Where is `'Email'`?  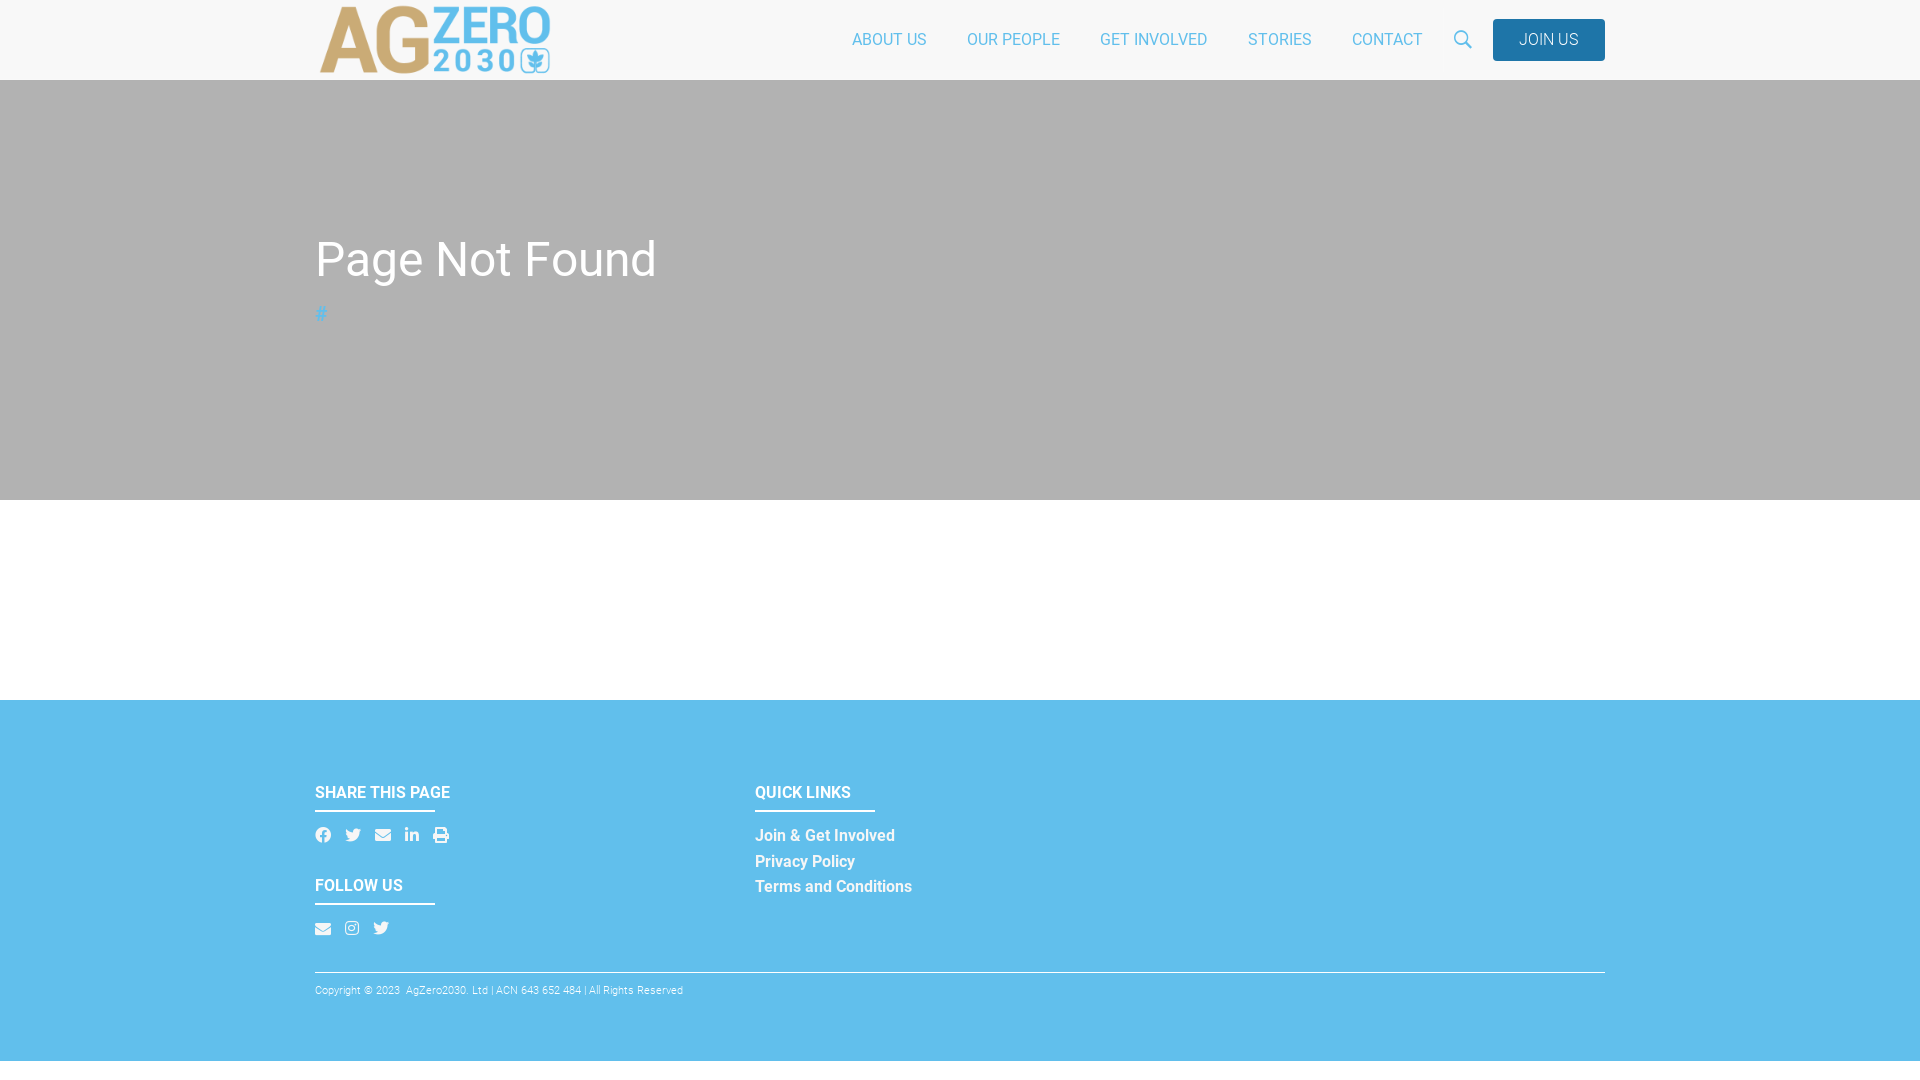 'Email' is located at coordinates (322, 928).